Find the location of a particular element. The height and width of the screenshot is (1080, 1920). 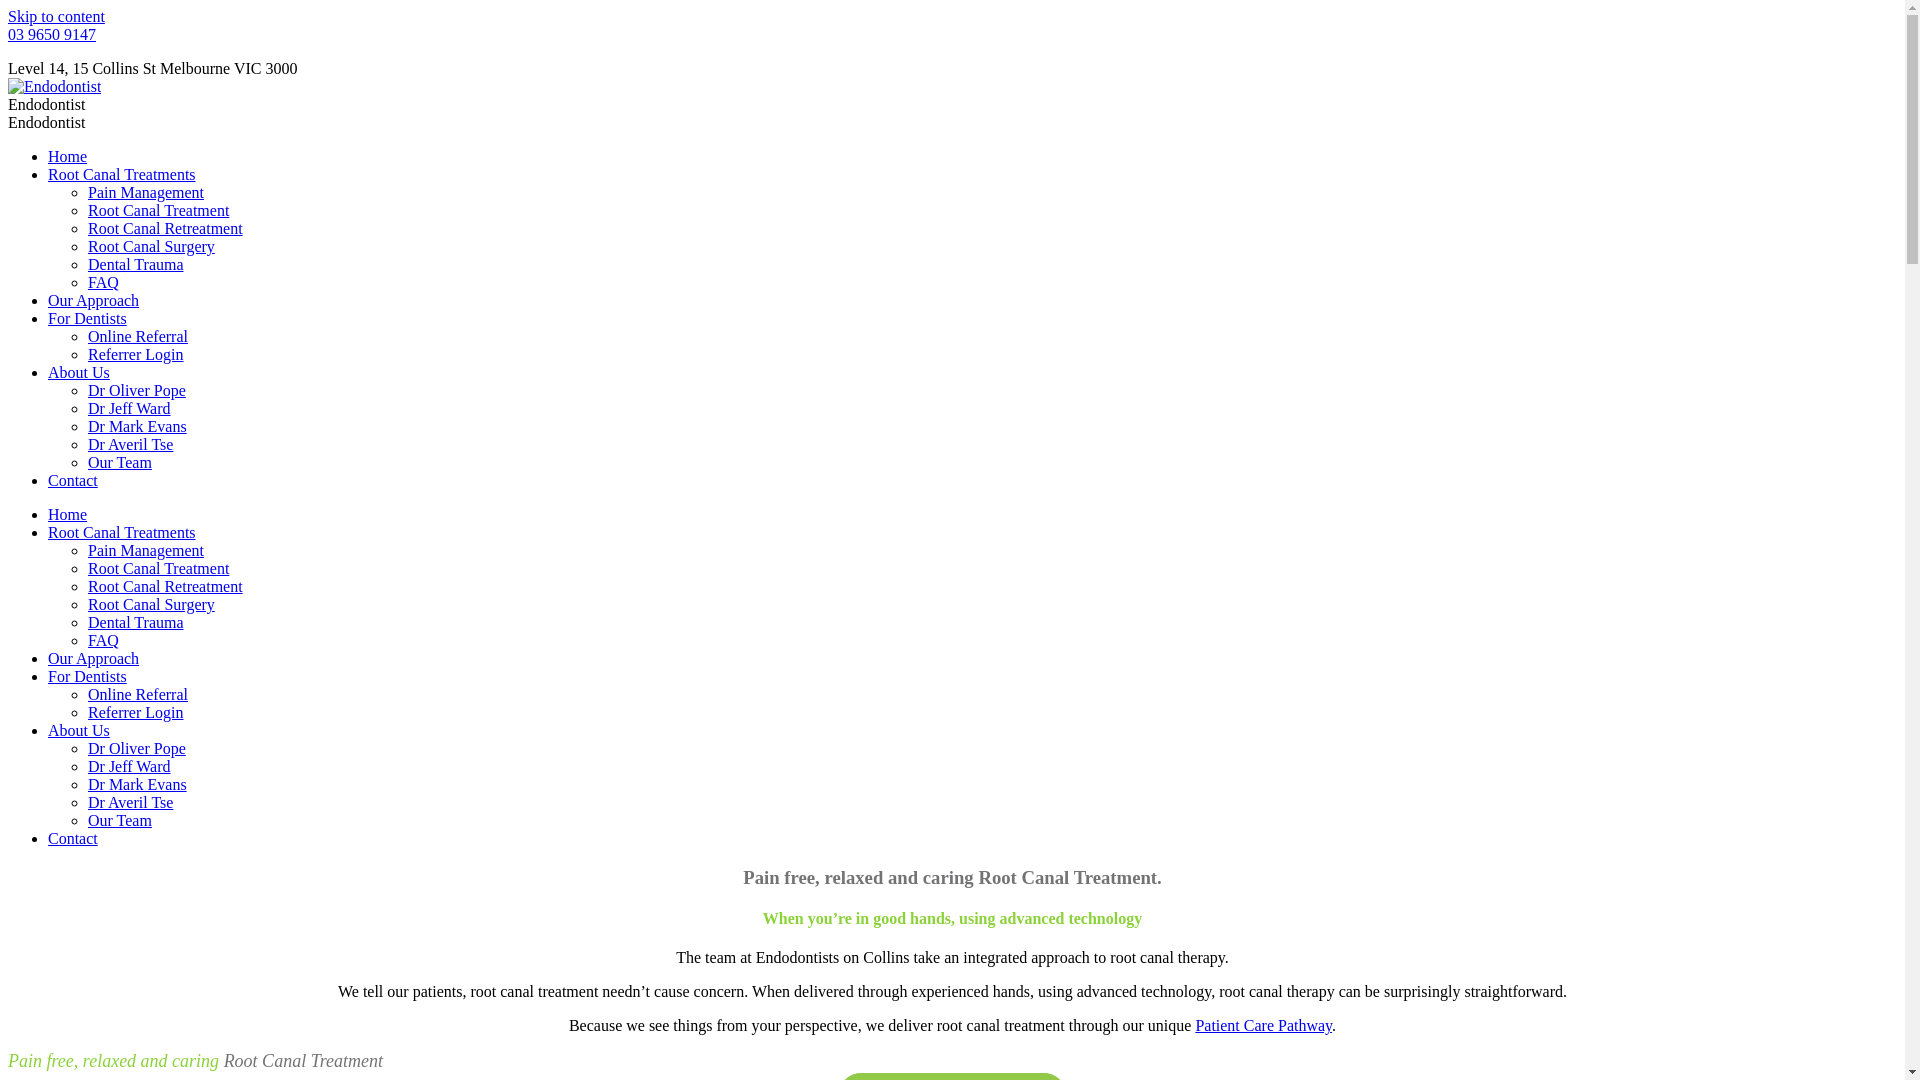

'About Us' is located at coordinates (78, 372).